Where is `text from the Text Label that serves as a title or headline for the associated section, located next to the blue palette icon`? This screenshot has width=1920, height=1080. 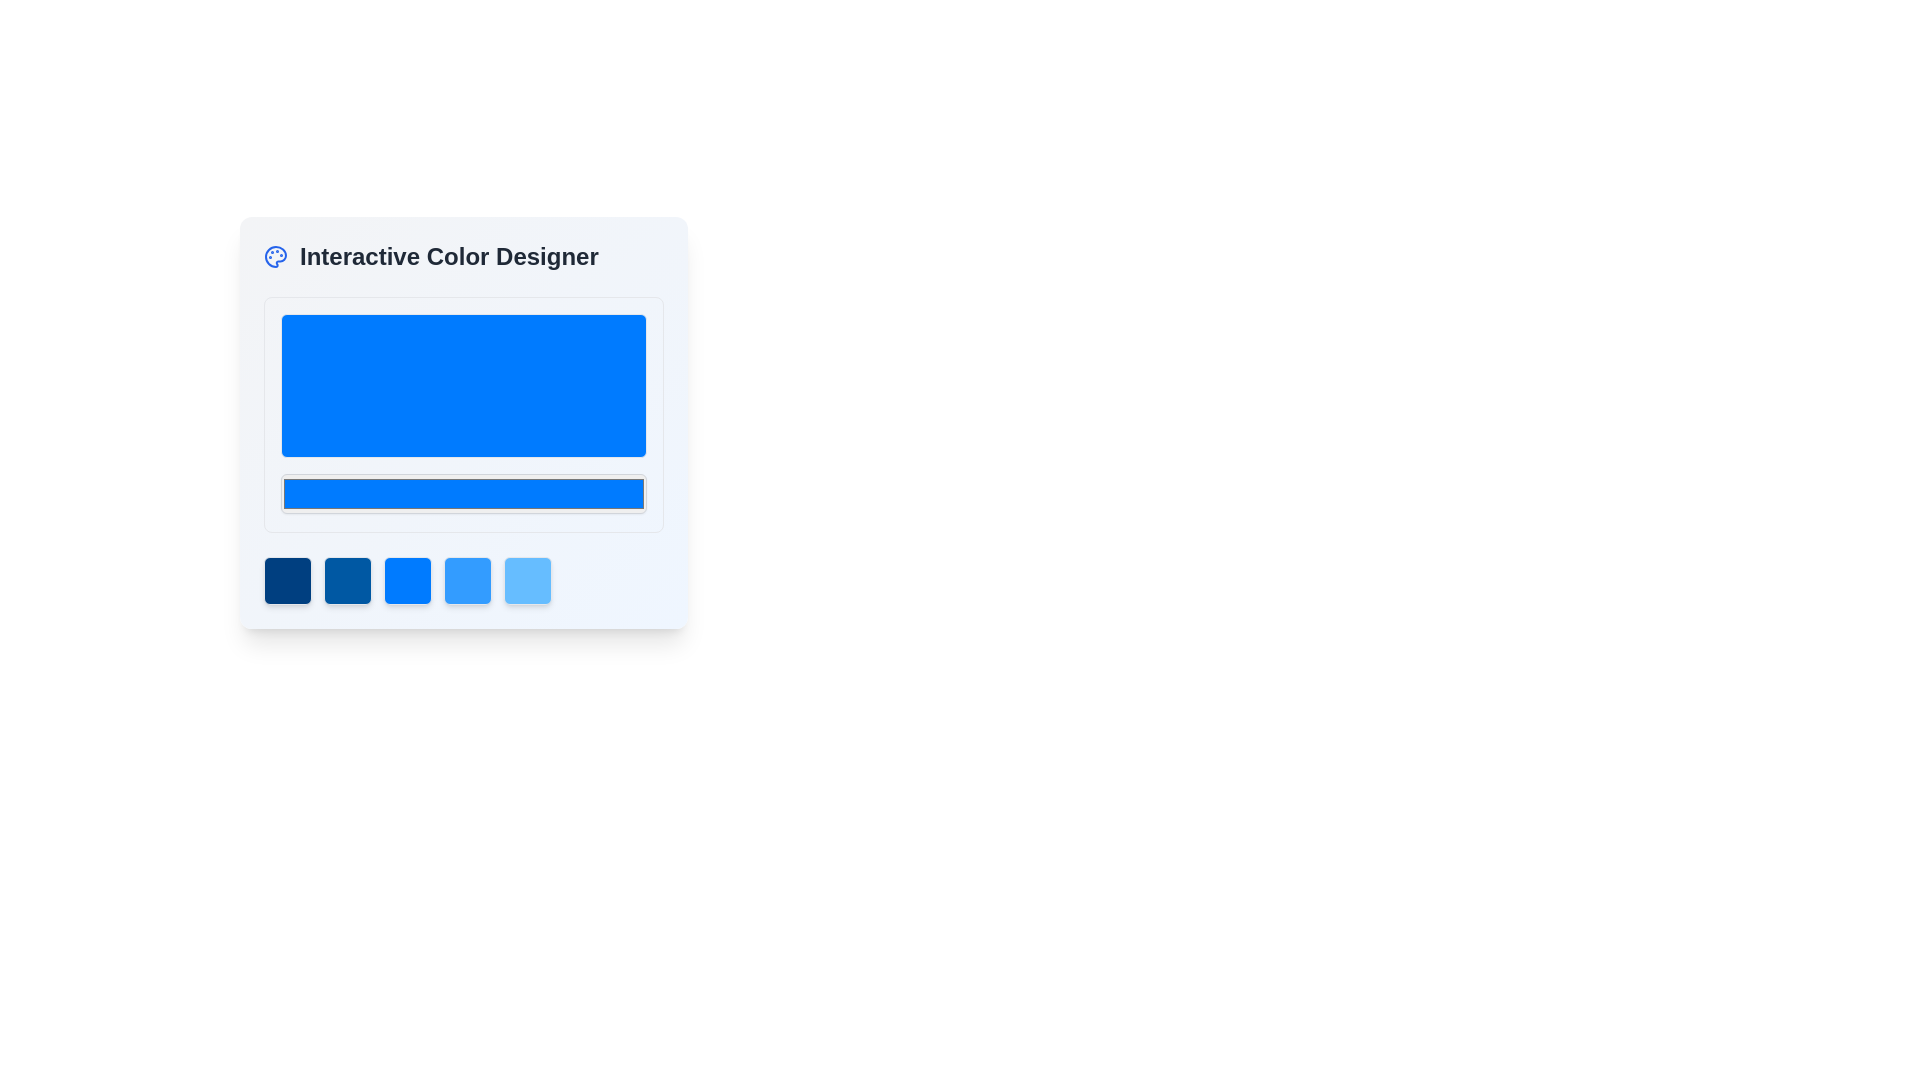
text from the Text Label that serves as a title or headline for the associated section, located next to the blue palette icon is located at coordinates (448, 256).